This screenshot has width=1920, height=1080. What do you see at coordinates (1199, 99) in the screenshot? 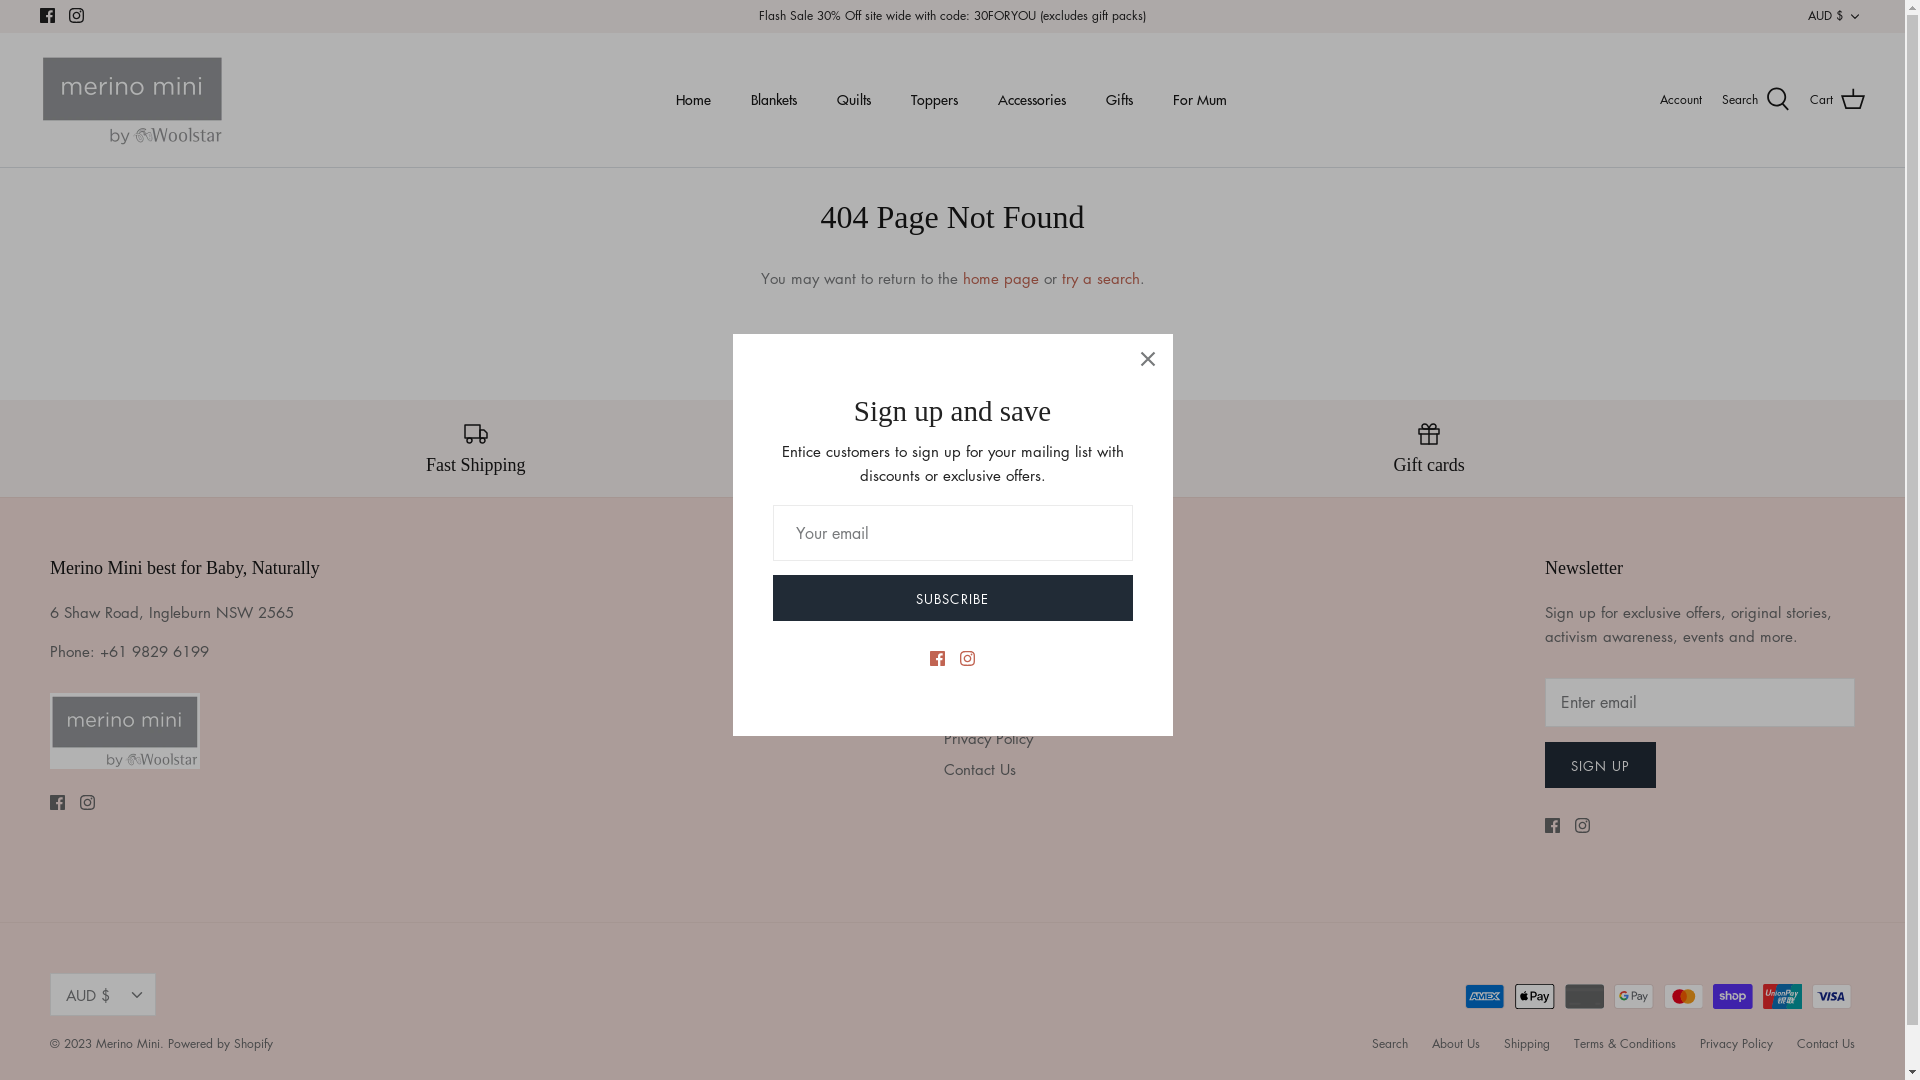
I see `'For Mum'` at bounding box center [1199, 99].